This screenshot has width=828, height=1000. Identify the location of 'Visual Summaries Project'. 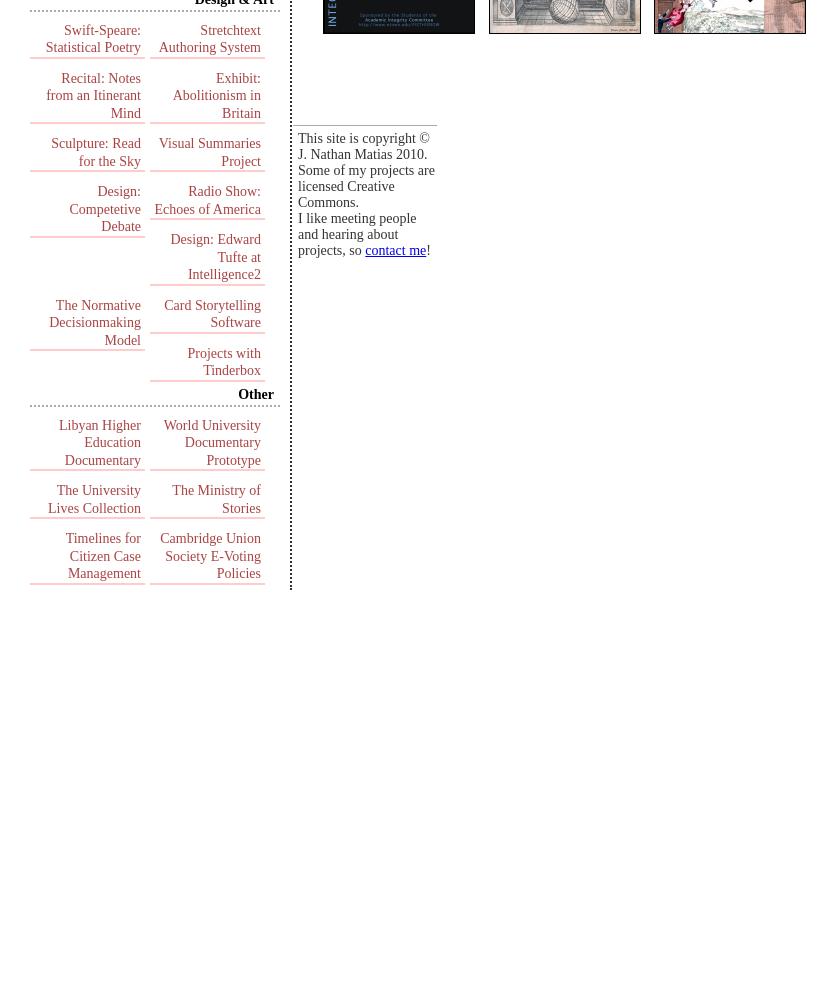
(209, 152).